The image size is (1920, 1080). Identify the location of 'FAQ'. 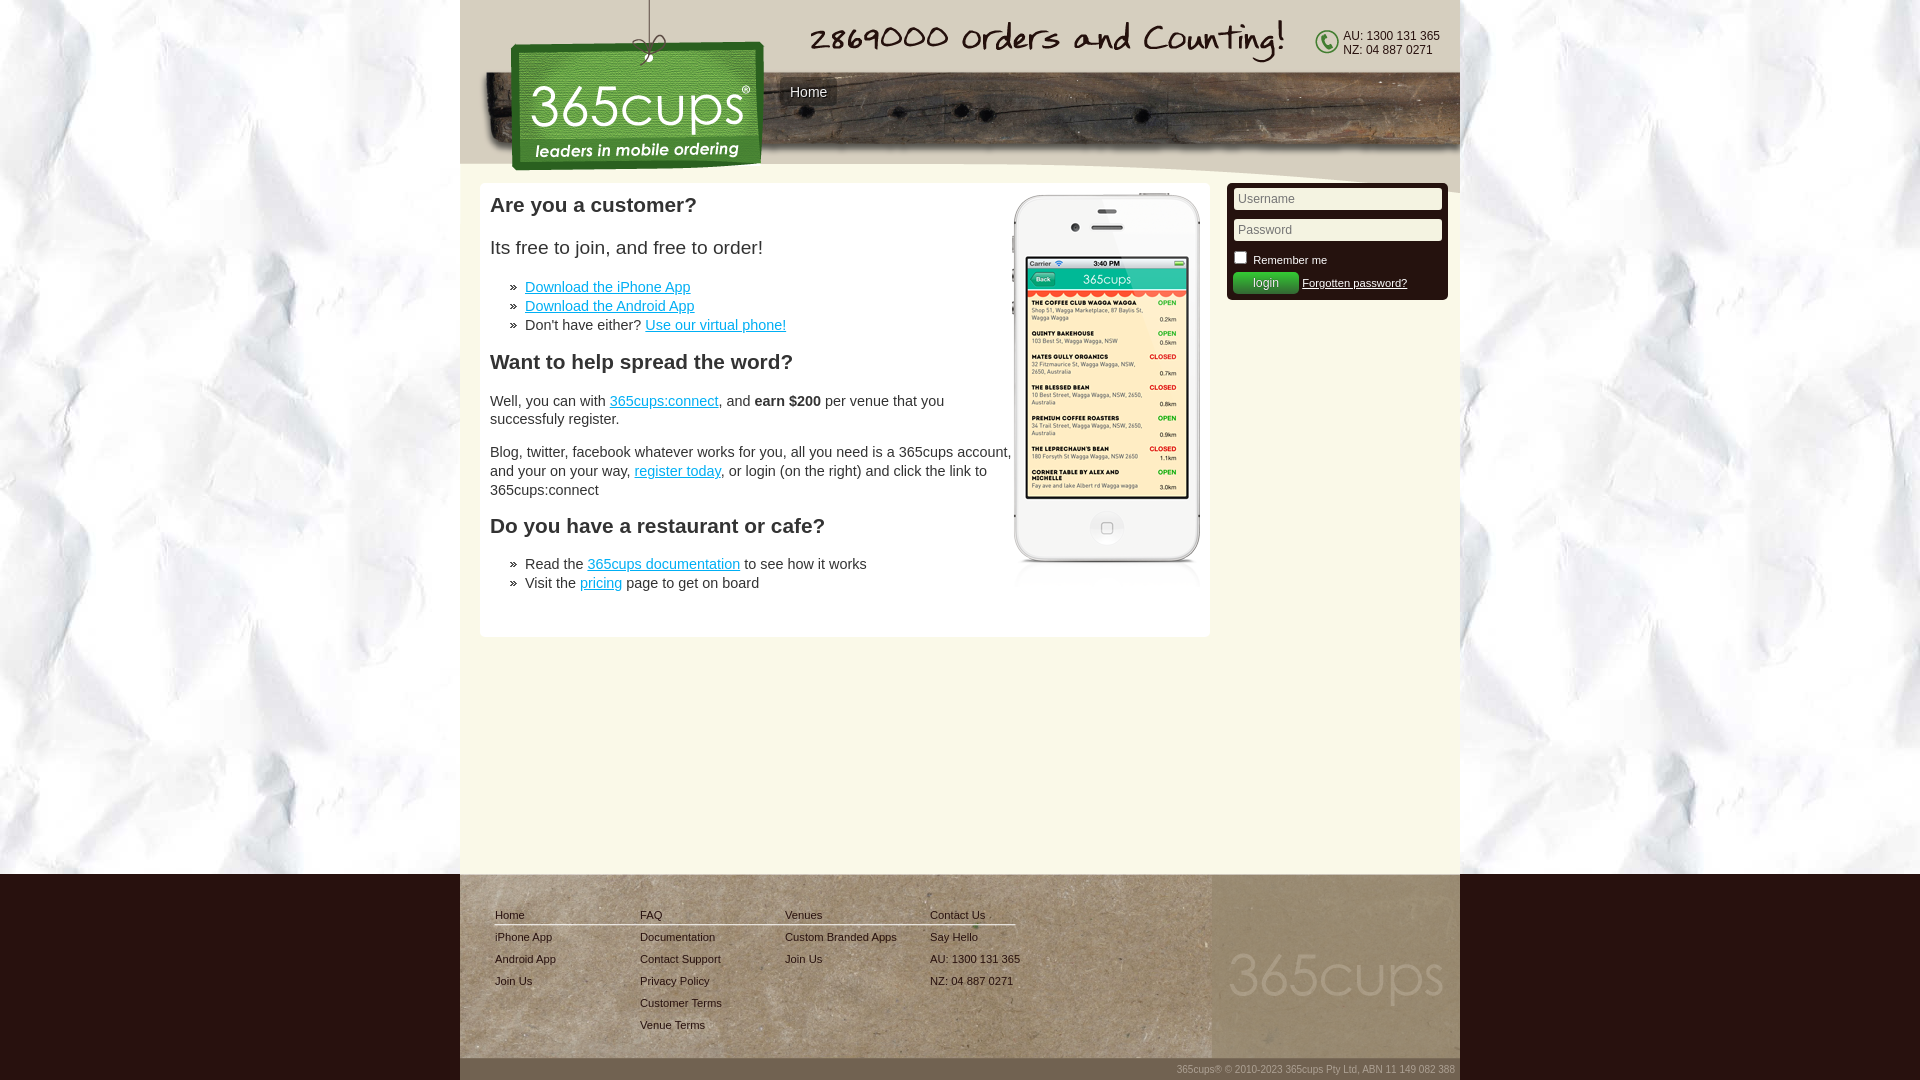
(681, 914).